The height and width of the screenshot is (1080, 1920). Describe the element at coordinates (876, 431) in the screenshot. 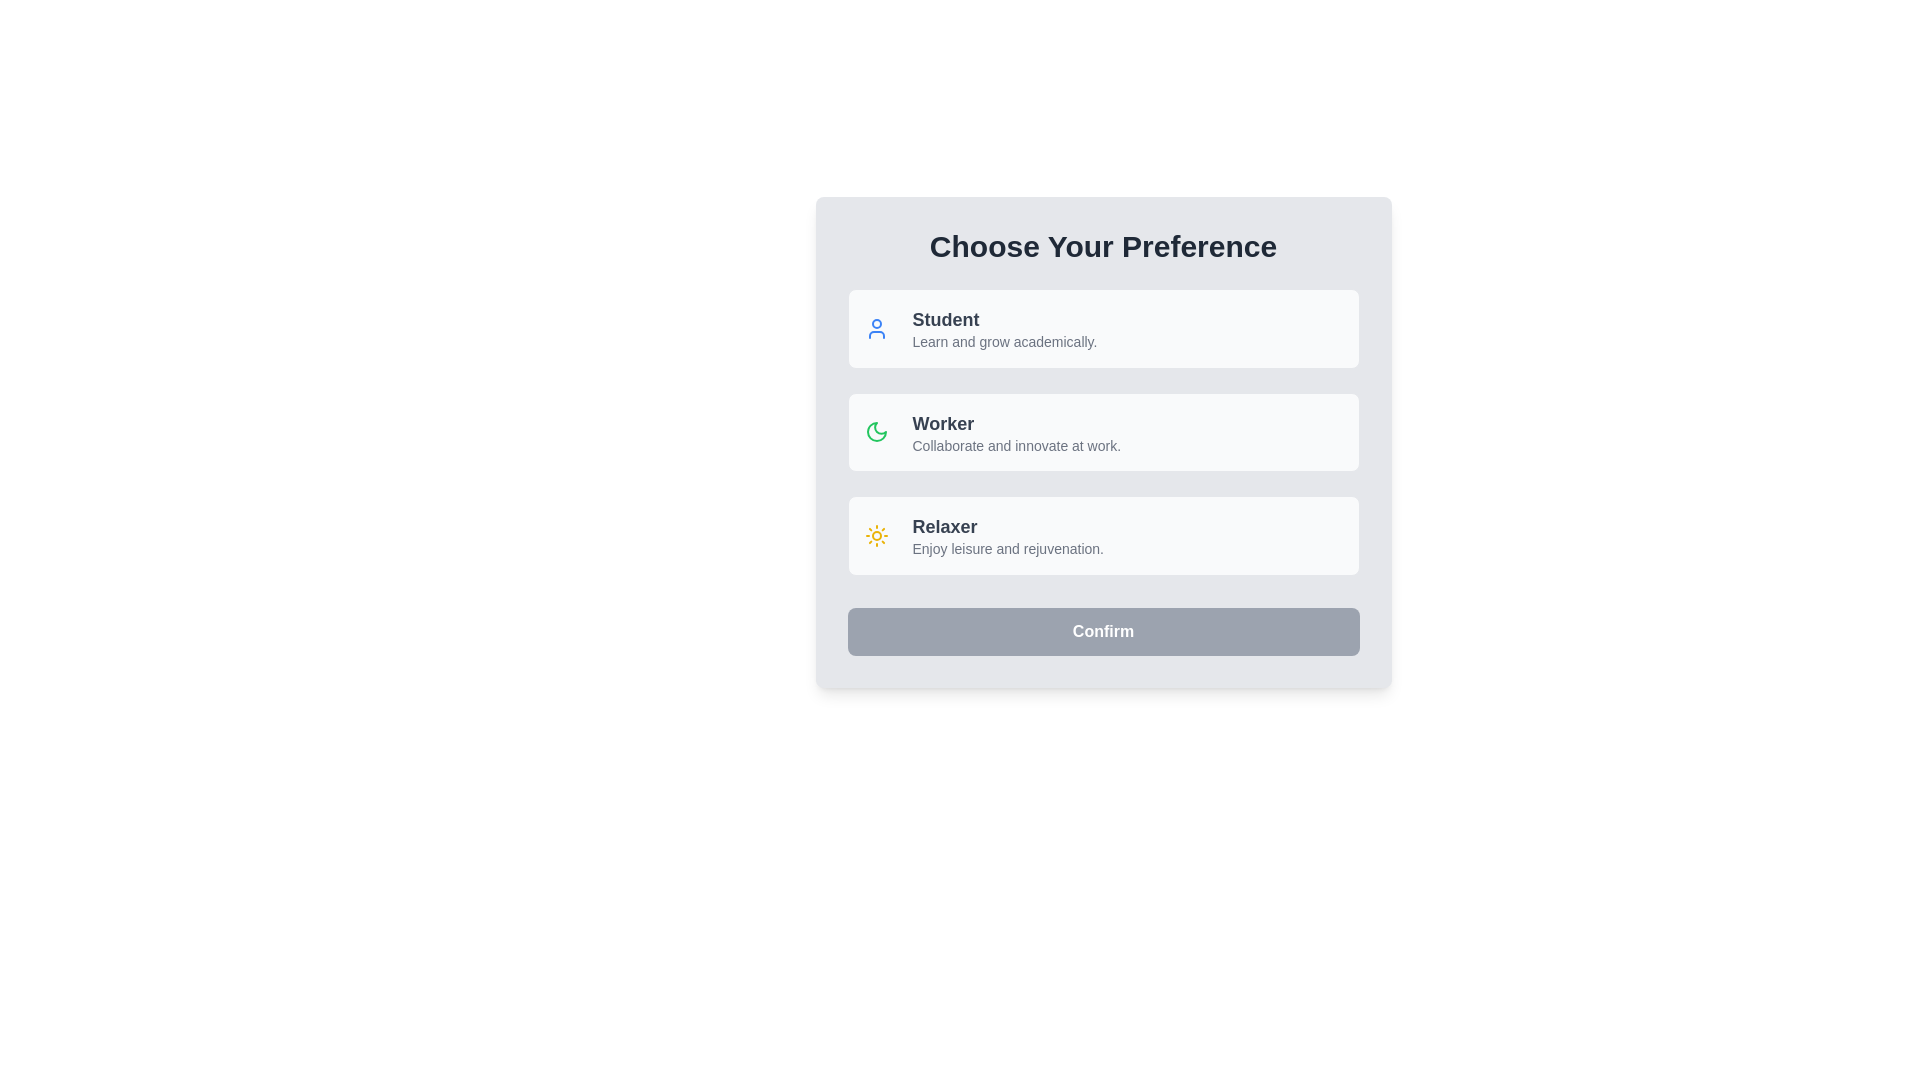

I see `the green crescent moon-shaped icon located in the second option row of the 'Choose Your Preference' list, positioned to the left of the 'Worker' label` at that location.